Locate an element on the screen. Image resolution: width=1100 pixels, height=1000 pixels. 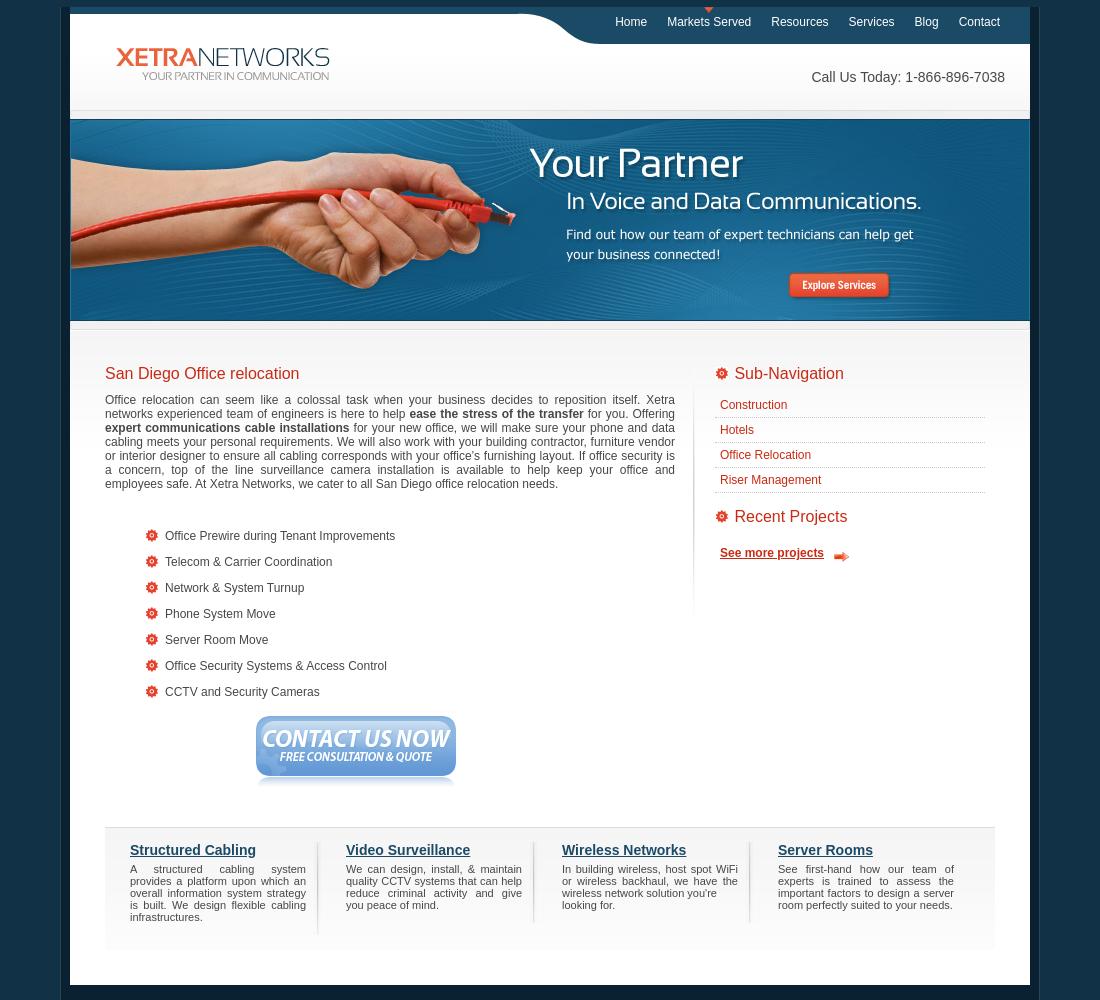
'See first-hand how our team of experts is trained to assess the important factors to design a server room perfectly suited to your needs.' is located at coordinates (865, 886).